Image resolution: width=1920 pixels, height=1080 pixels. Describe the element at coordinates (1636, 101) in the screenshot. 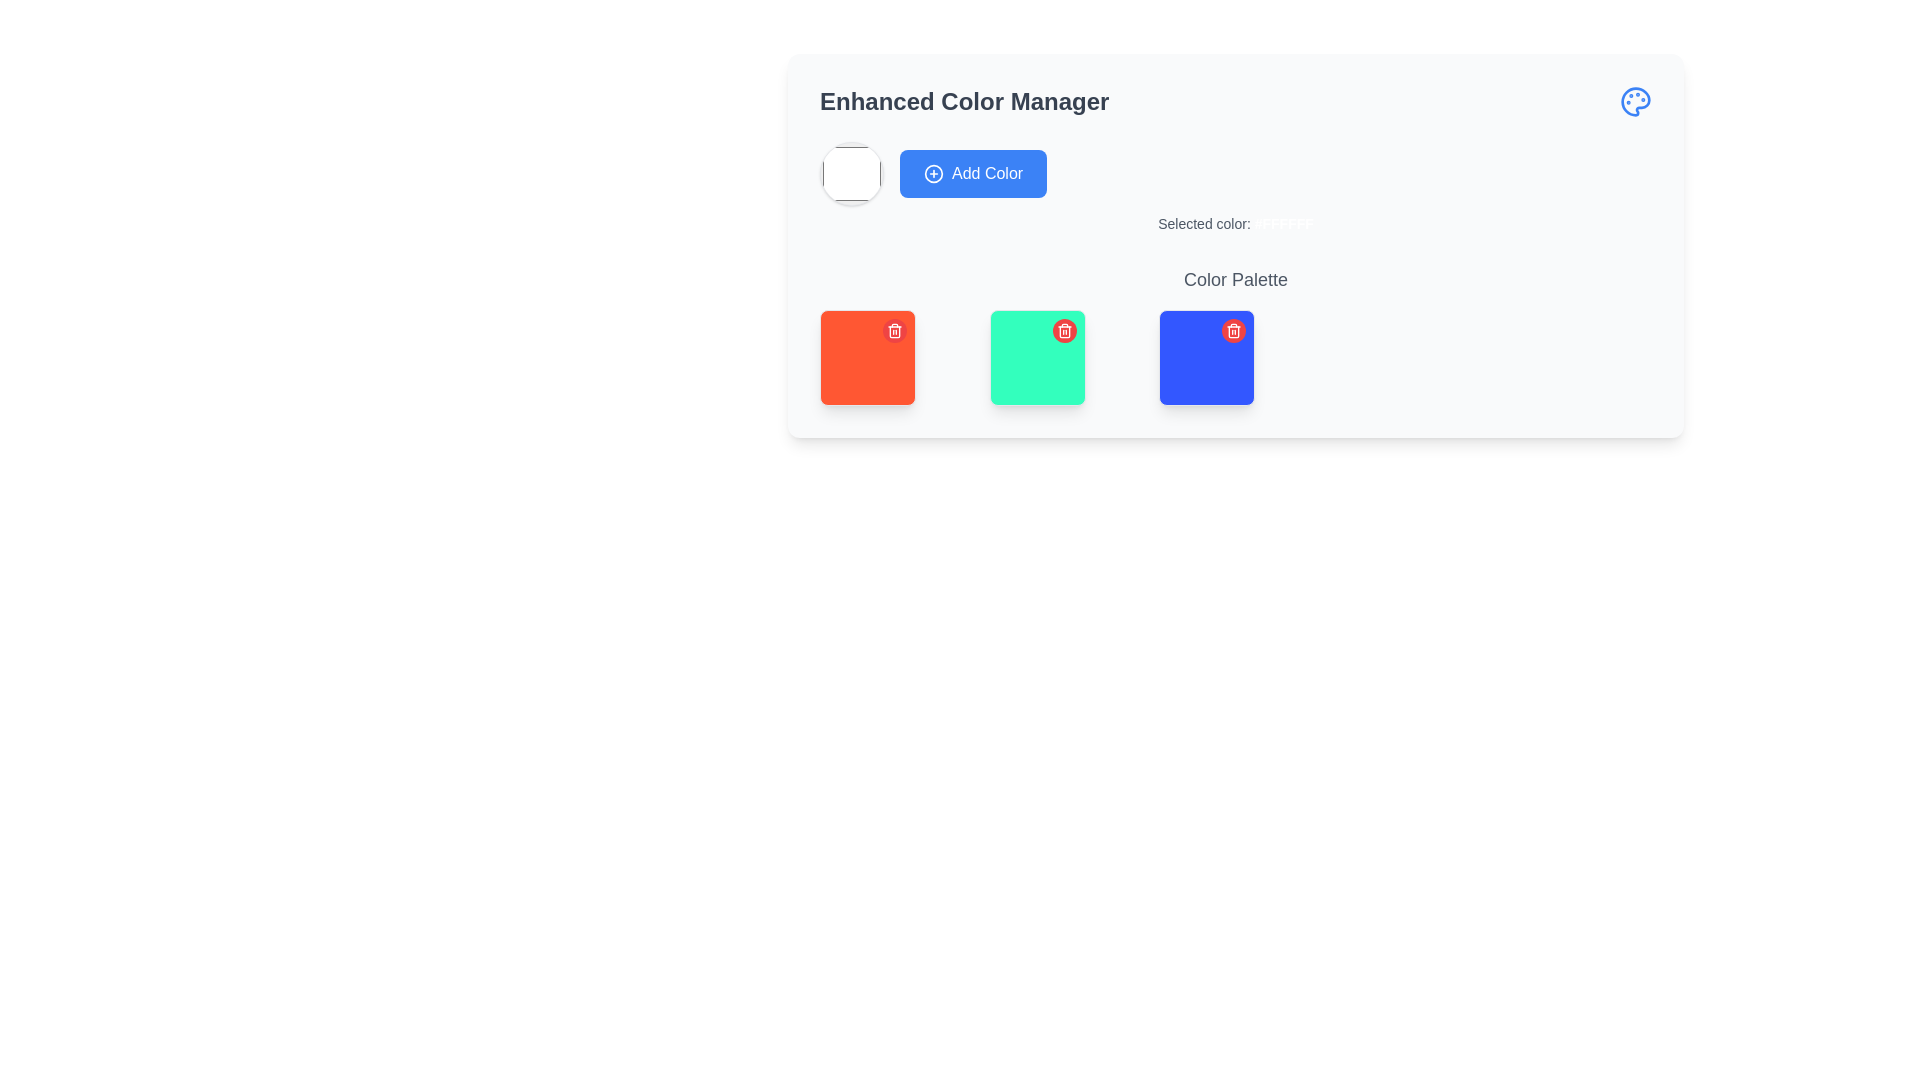

I see `the color-related Icon button located at the top-right corner of the application interface` at that location.